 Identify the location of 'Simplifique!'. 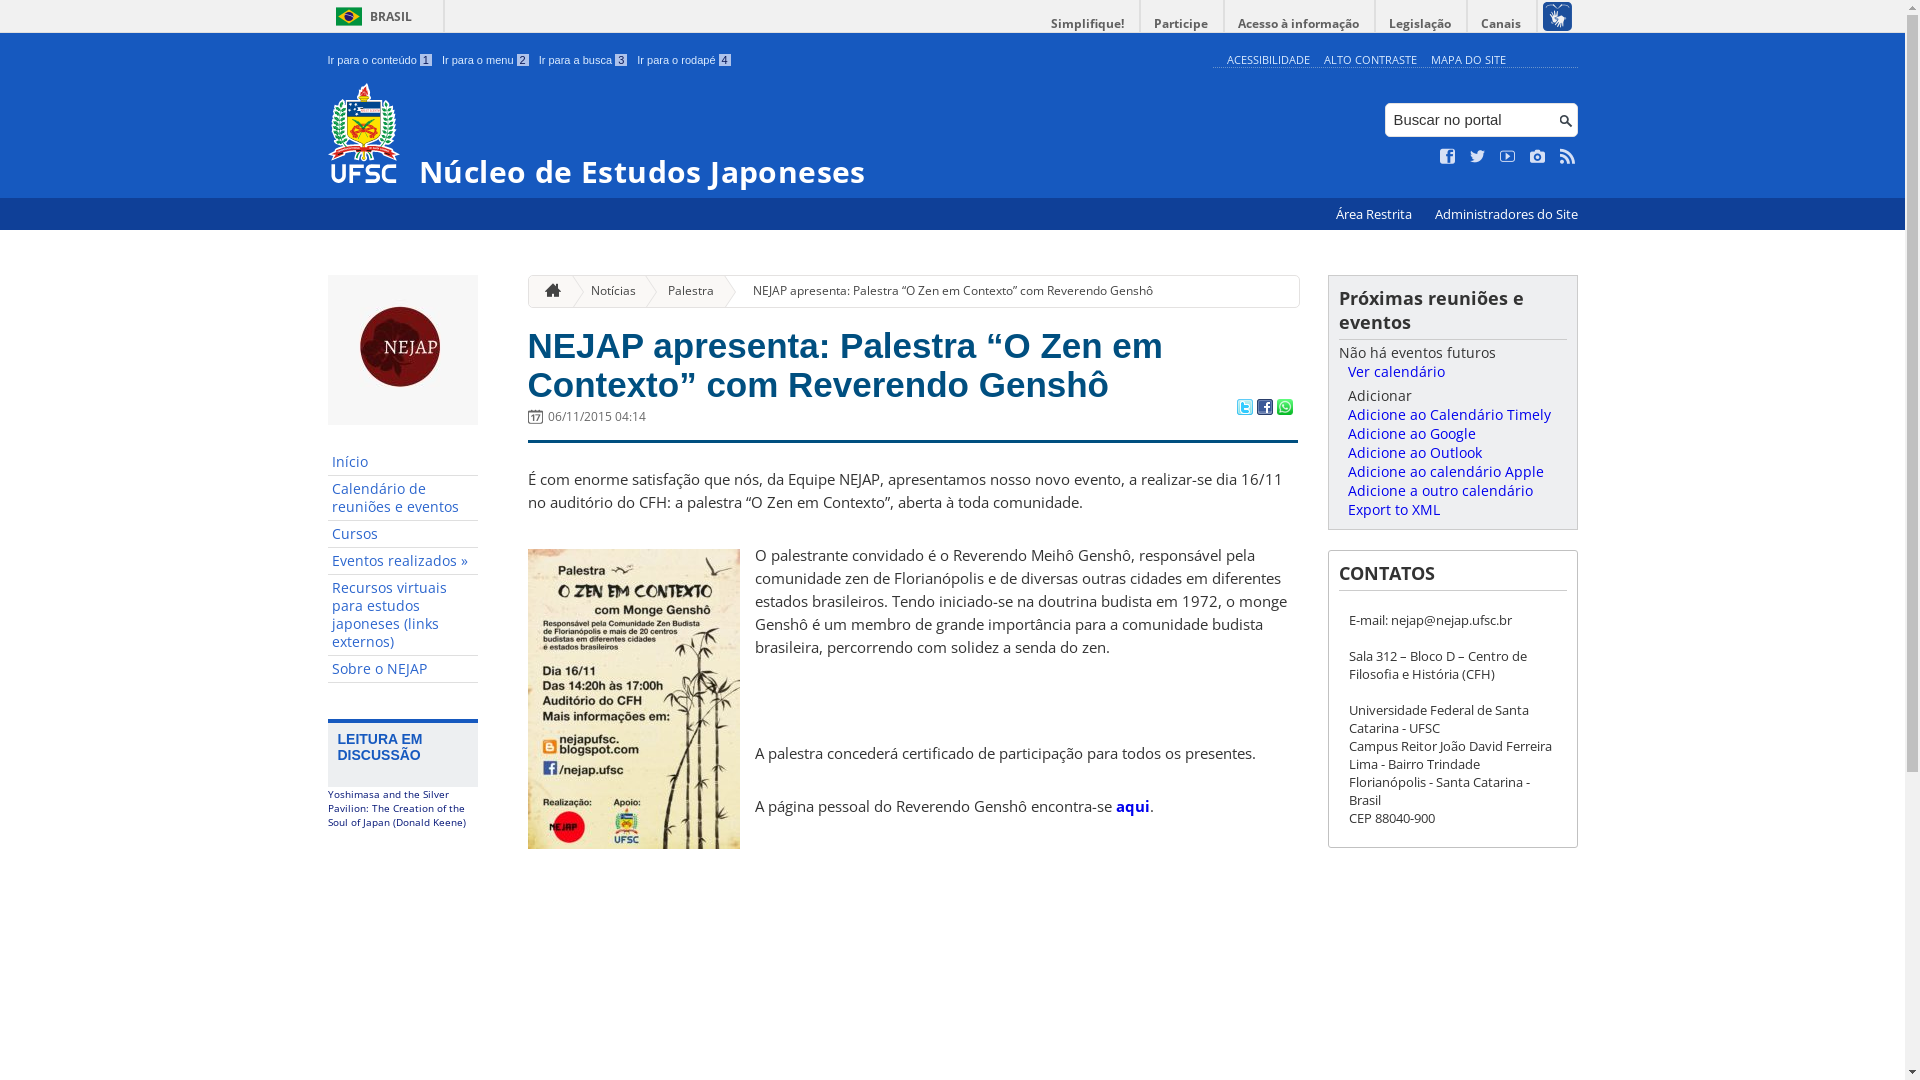
(1087, 23).